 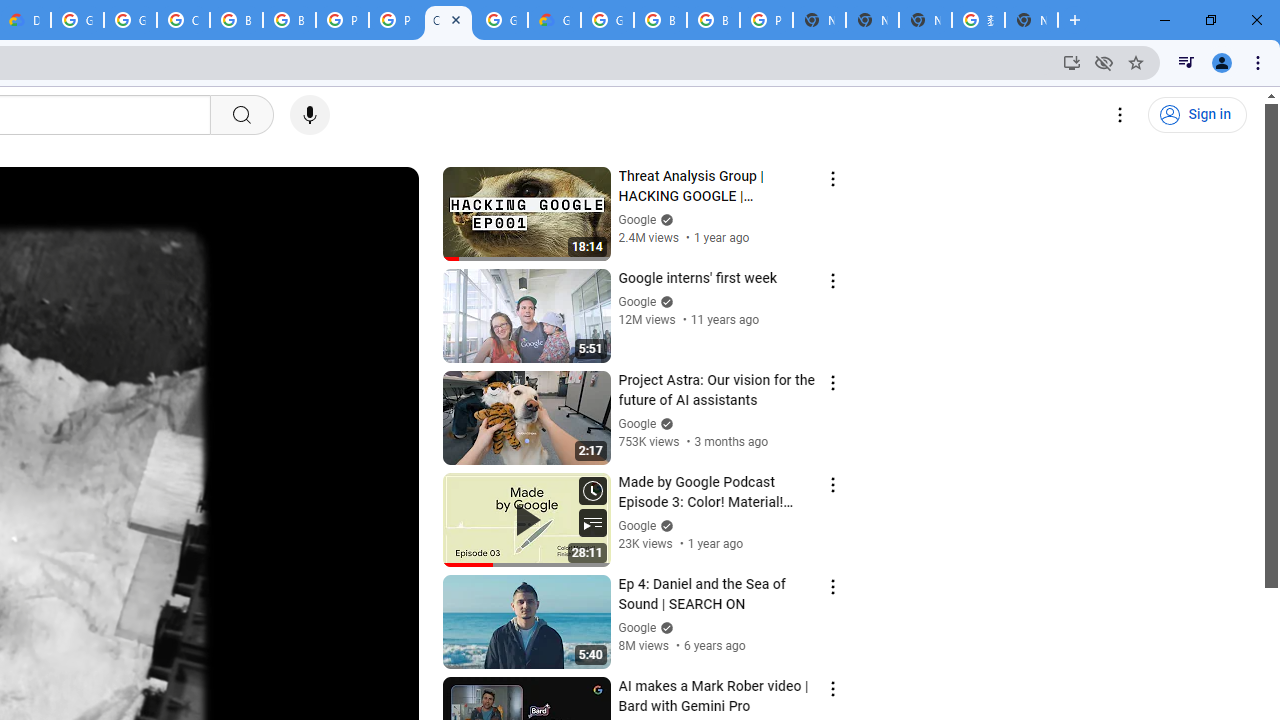 What do you see at coordinates (606, 20) in the screenshot?
I see `'Google Cloud Platform'` at bounding box center [606, 20].